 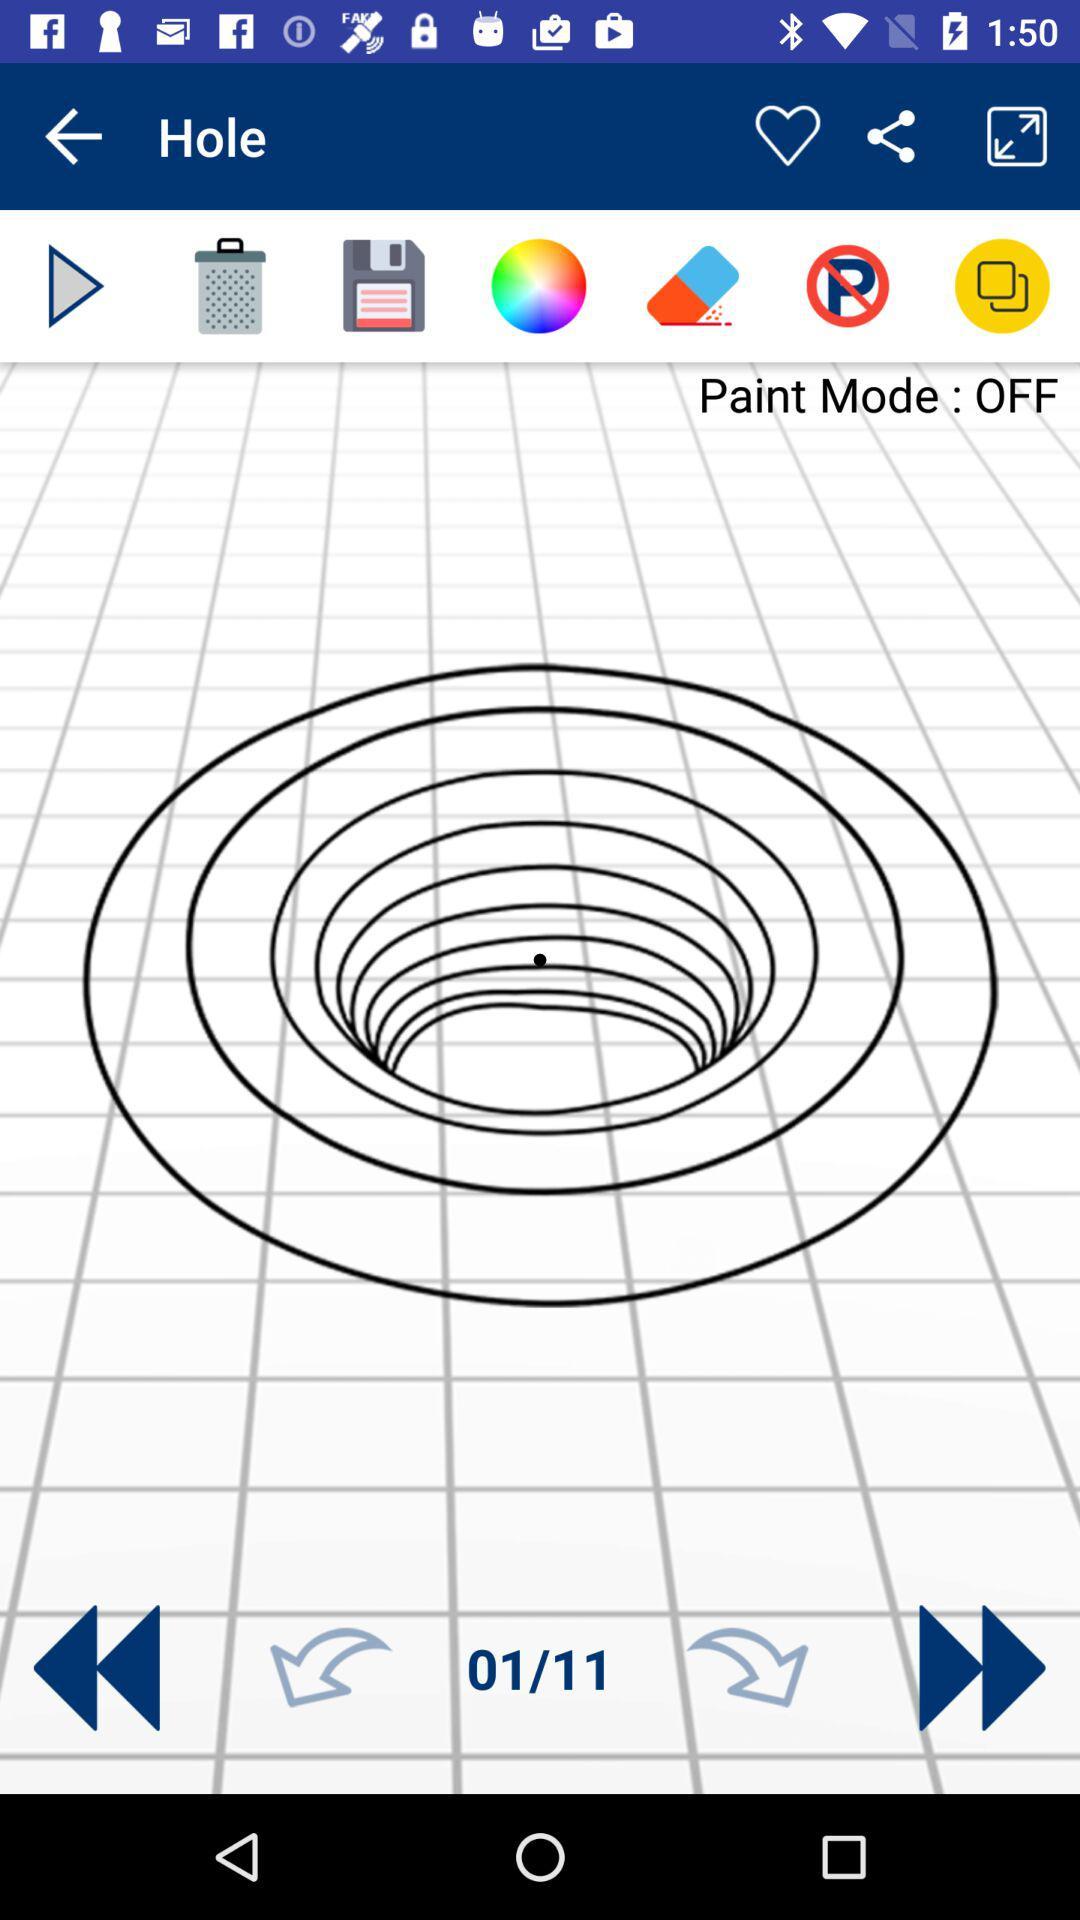 What do you see at coordinates (330, 1668) in the screenshot?
I see `rotate left` at bounding box center [330, 1668].